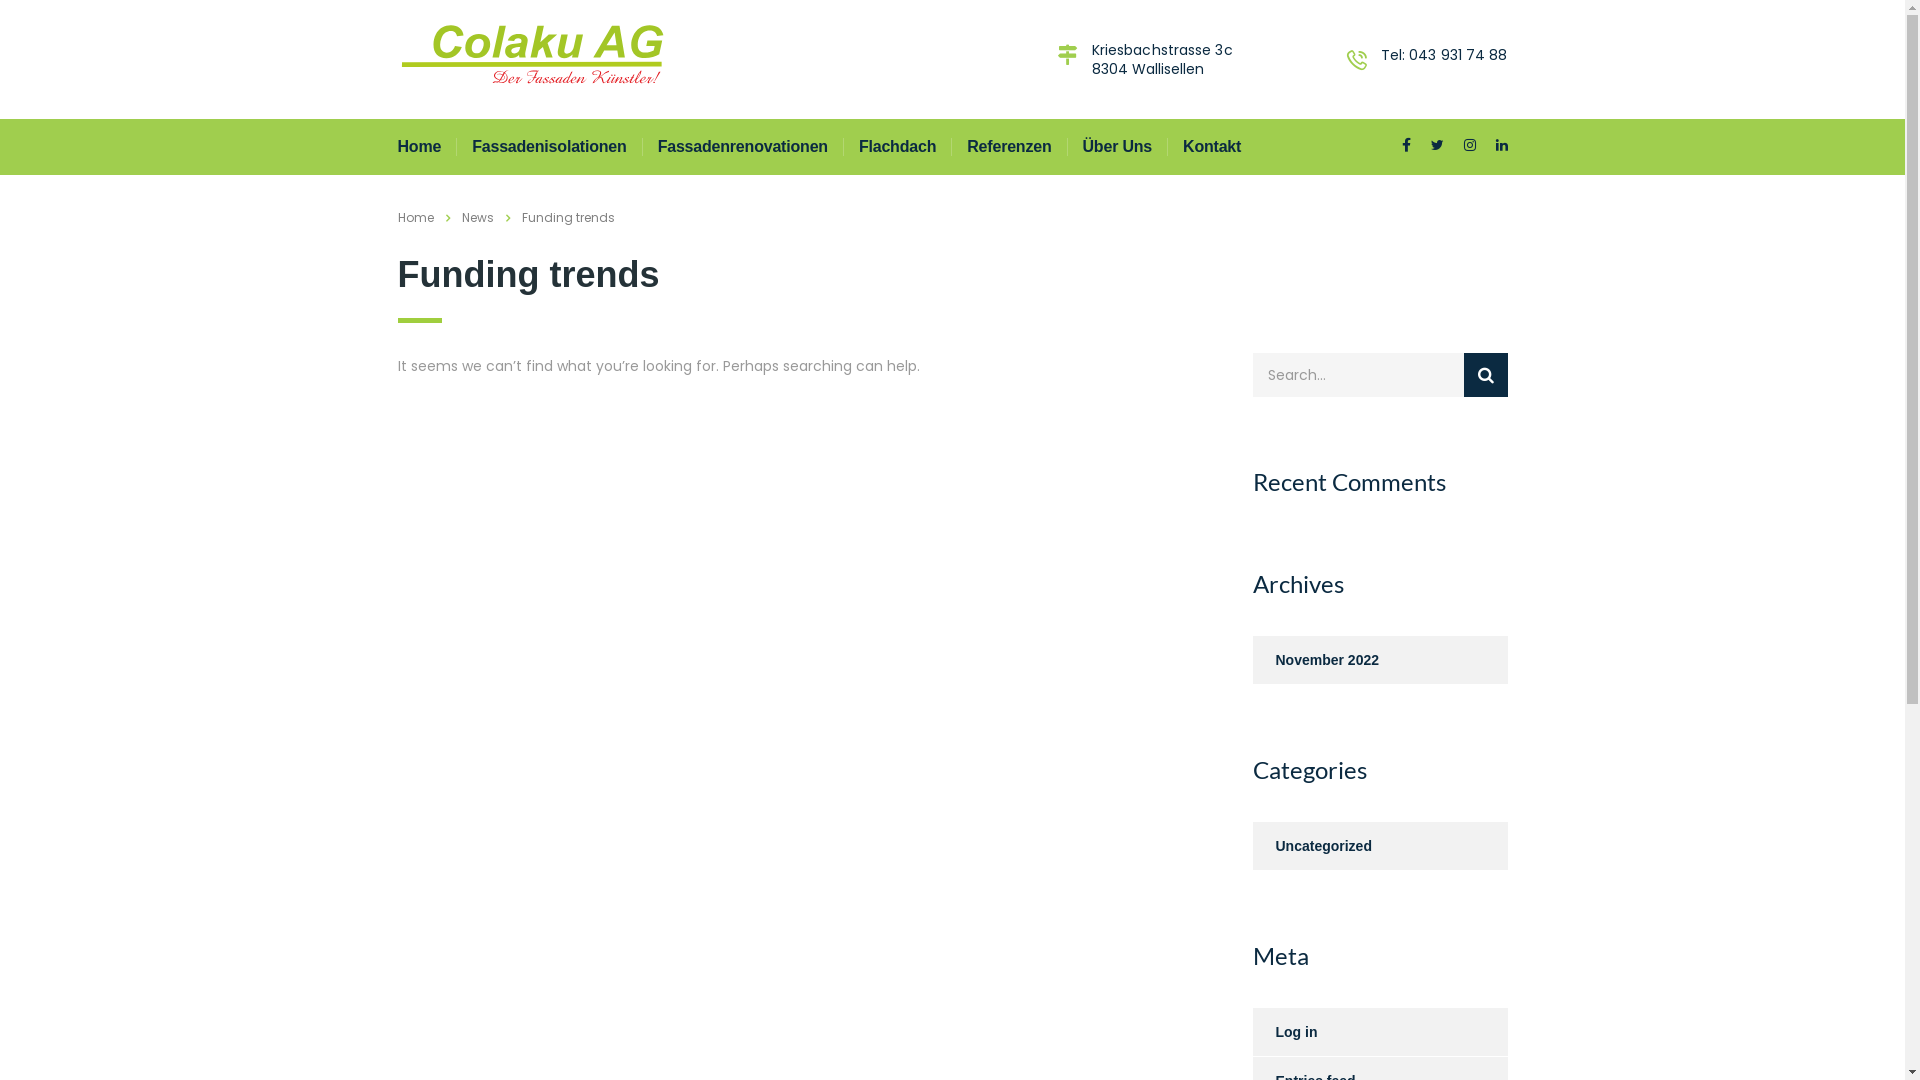 The image size is (1920, 1080). Describe the element at coordinates (548, 145) in the screenshot. I see `'Fassadenisolationen'` at that location.